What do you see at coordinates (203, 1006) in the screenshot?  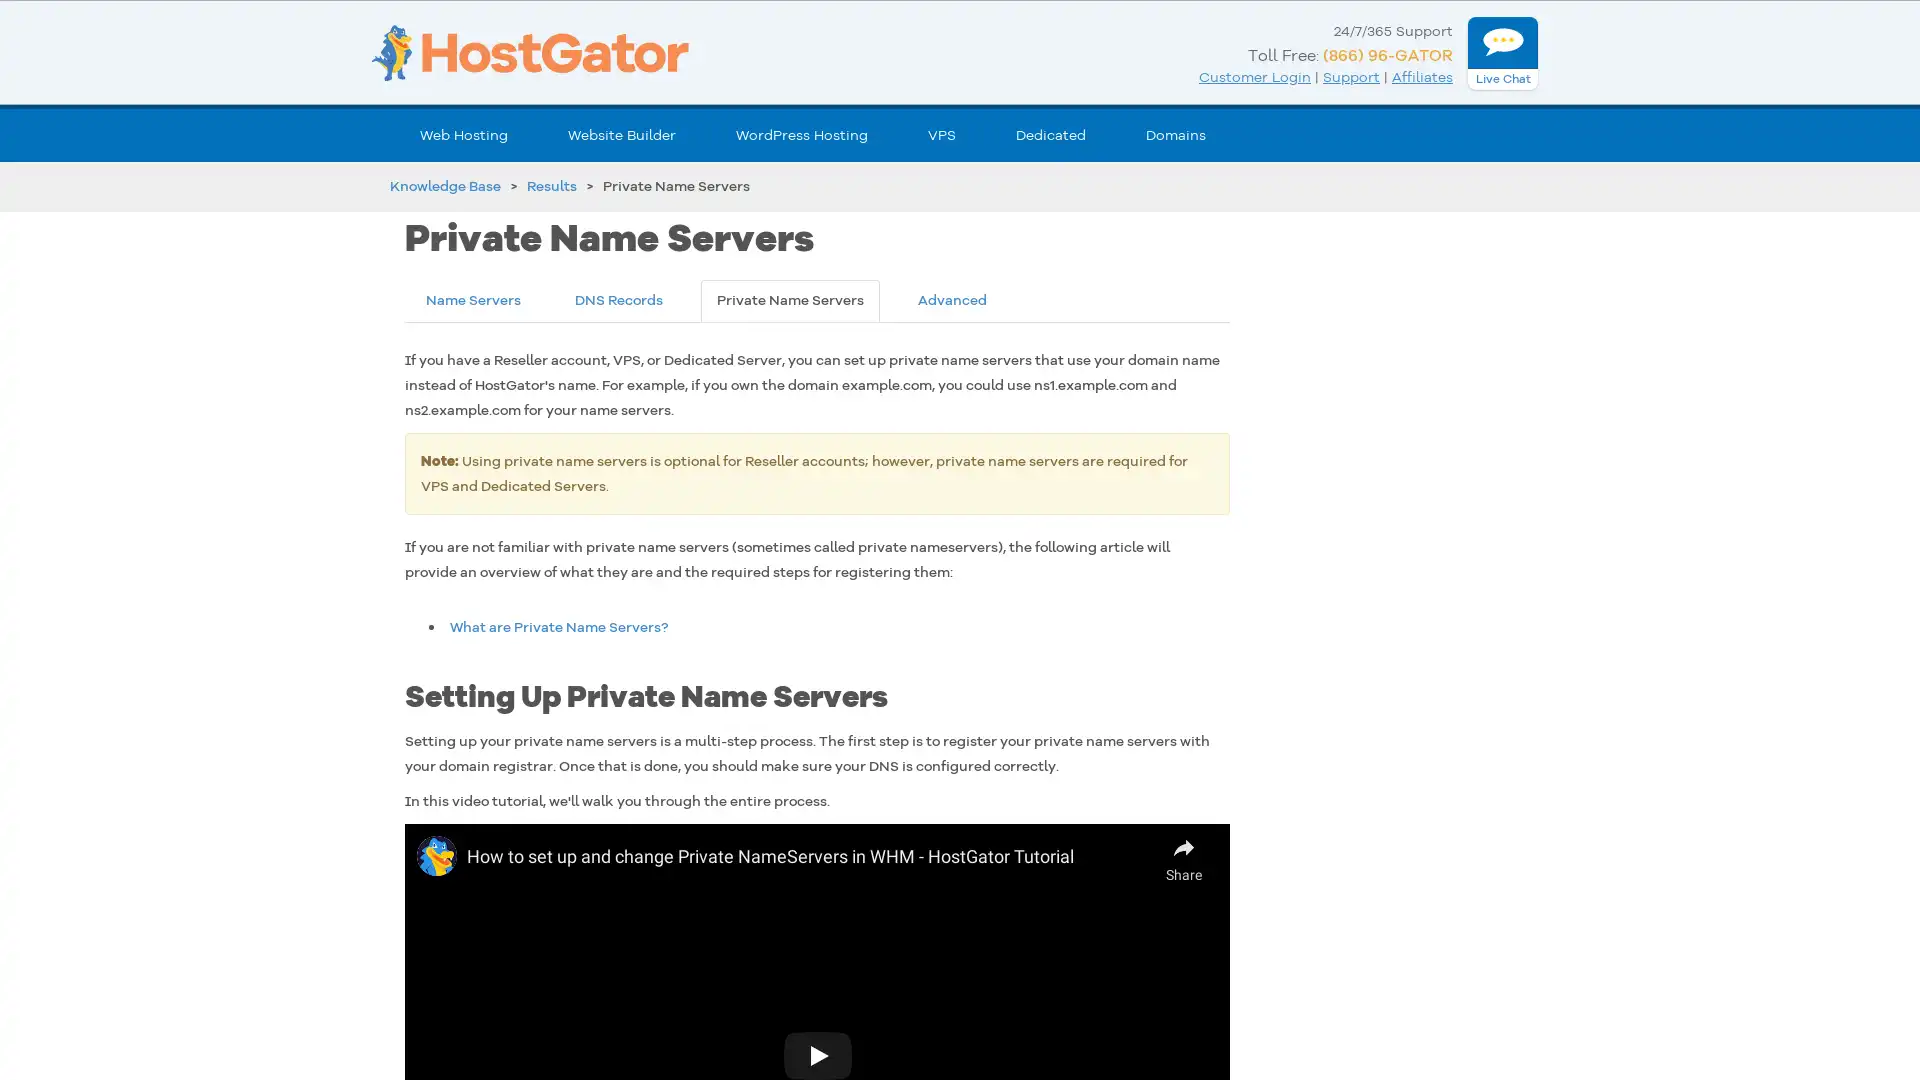 I see `Cookies Settings` at bounding box center [203, 1006].